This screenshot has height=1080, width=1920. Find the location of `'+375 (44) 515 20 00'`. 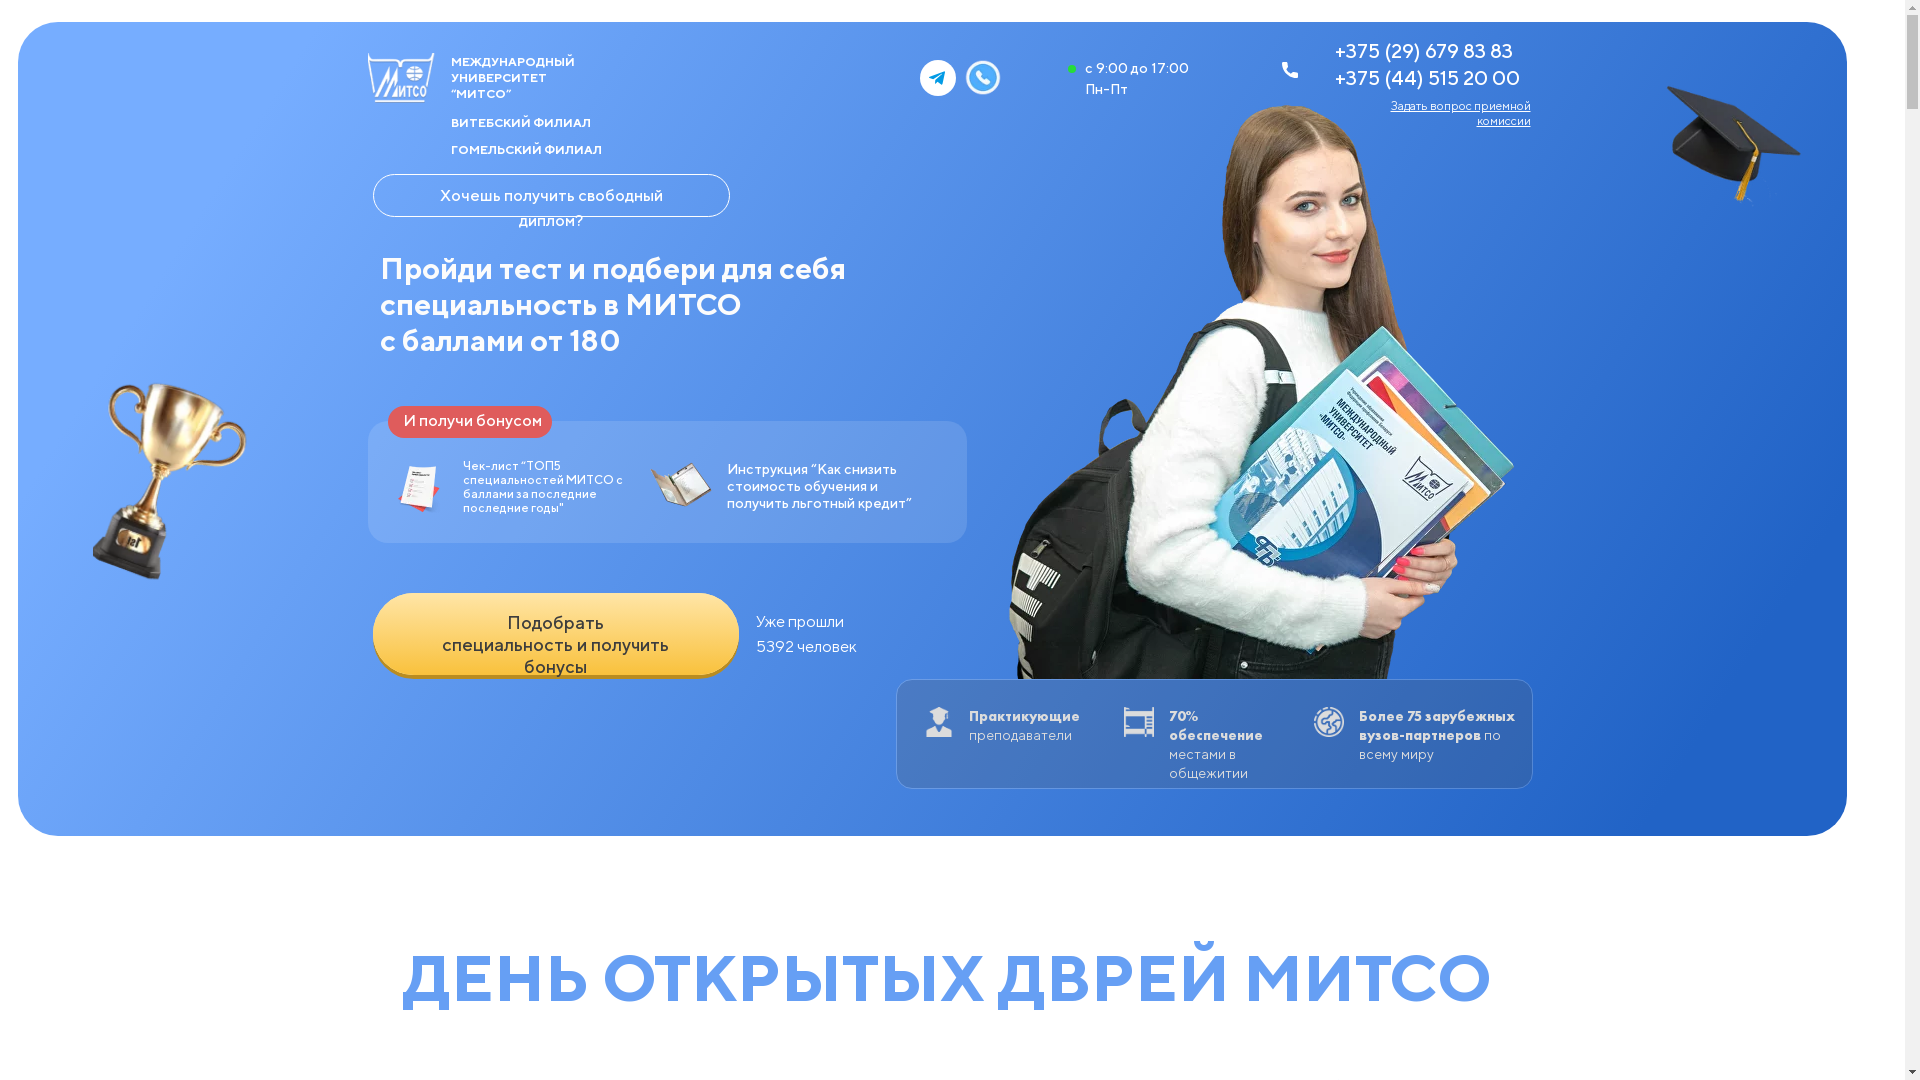

'+375 (44) 515 20 00' is located at coordinates (1425, 76).